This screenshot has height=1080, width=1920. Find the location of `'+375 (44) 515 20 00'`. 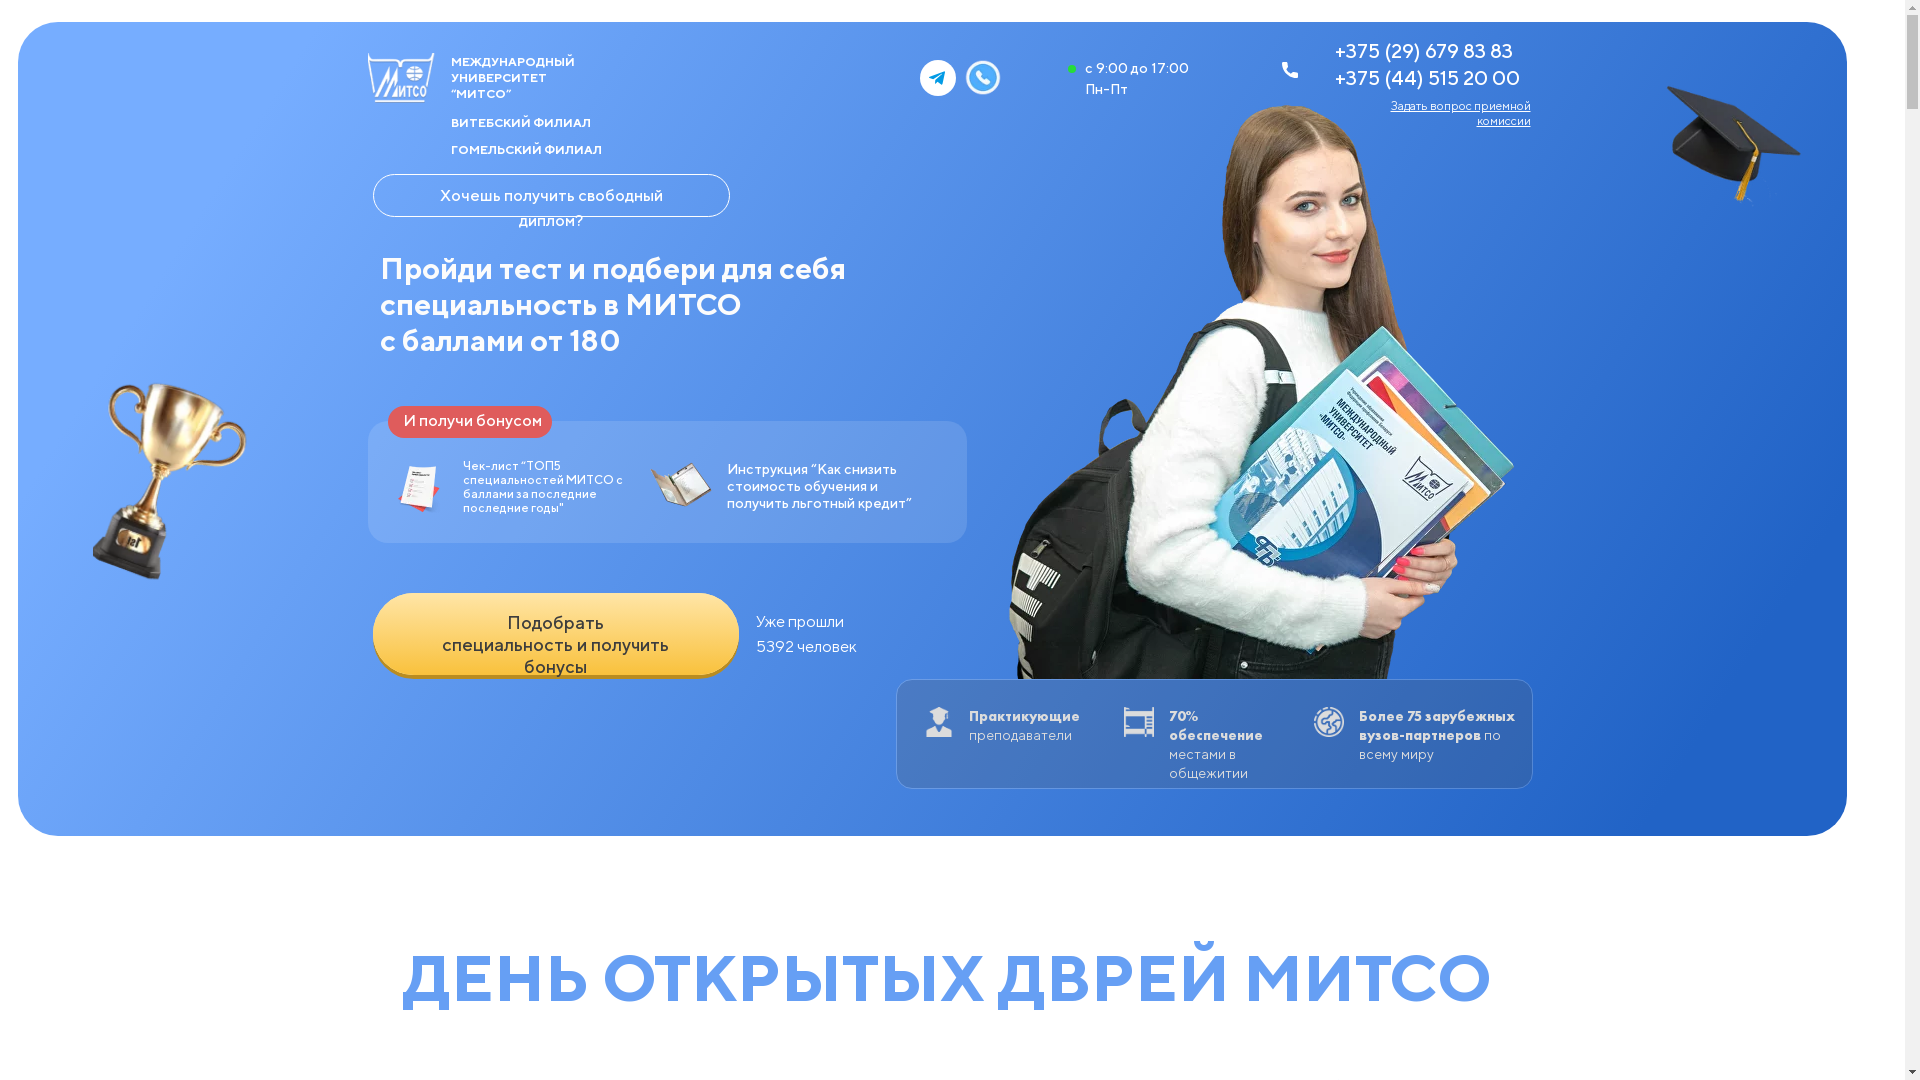

'+375 (44) 515 20 00' is located at coordinates (1425, 76).